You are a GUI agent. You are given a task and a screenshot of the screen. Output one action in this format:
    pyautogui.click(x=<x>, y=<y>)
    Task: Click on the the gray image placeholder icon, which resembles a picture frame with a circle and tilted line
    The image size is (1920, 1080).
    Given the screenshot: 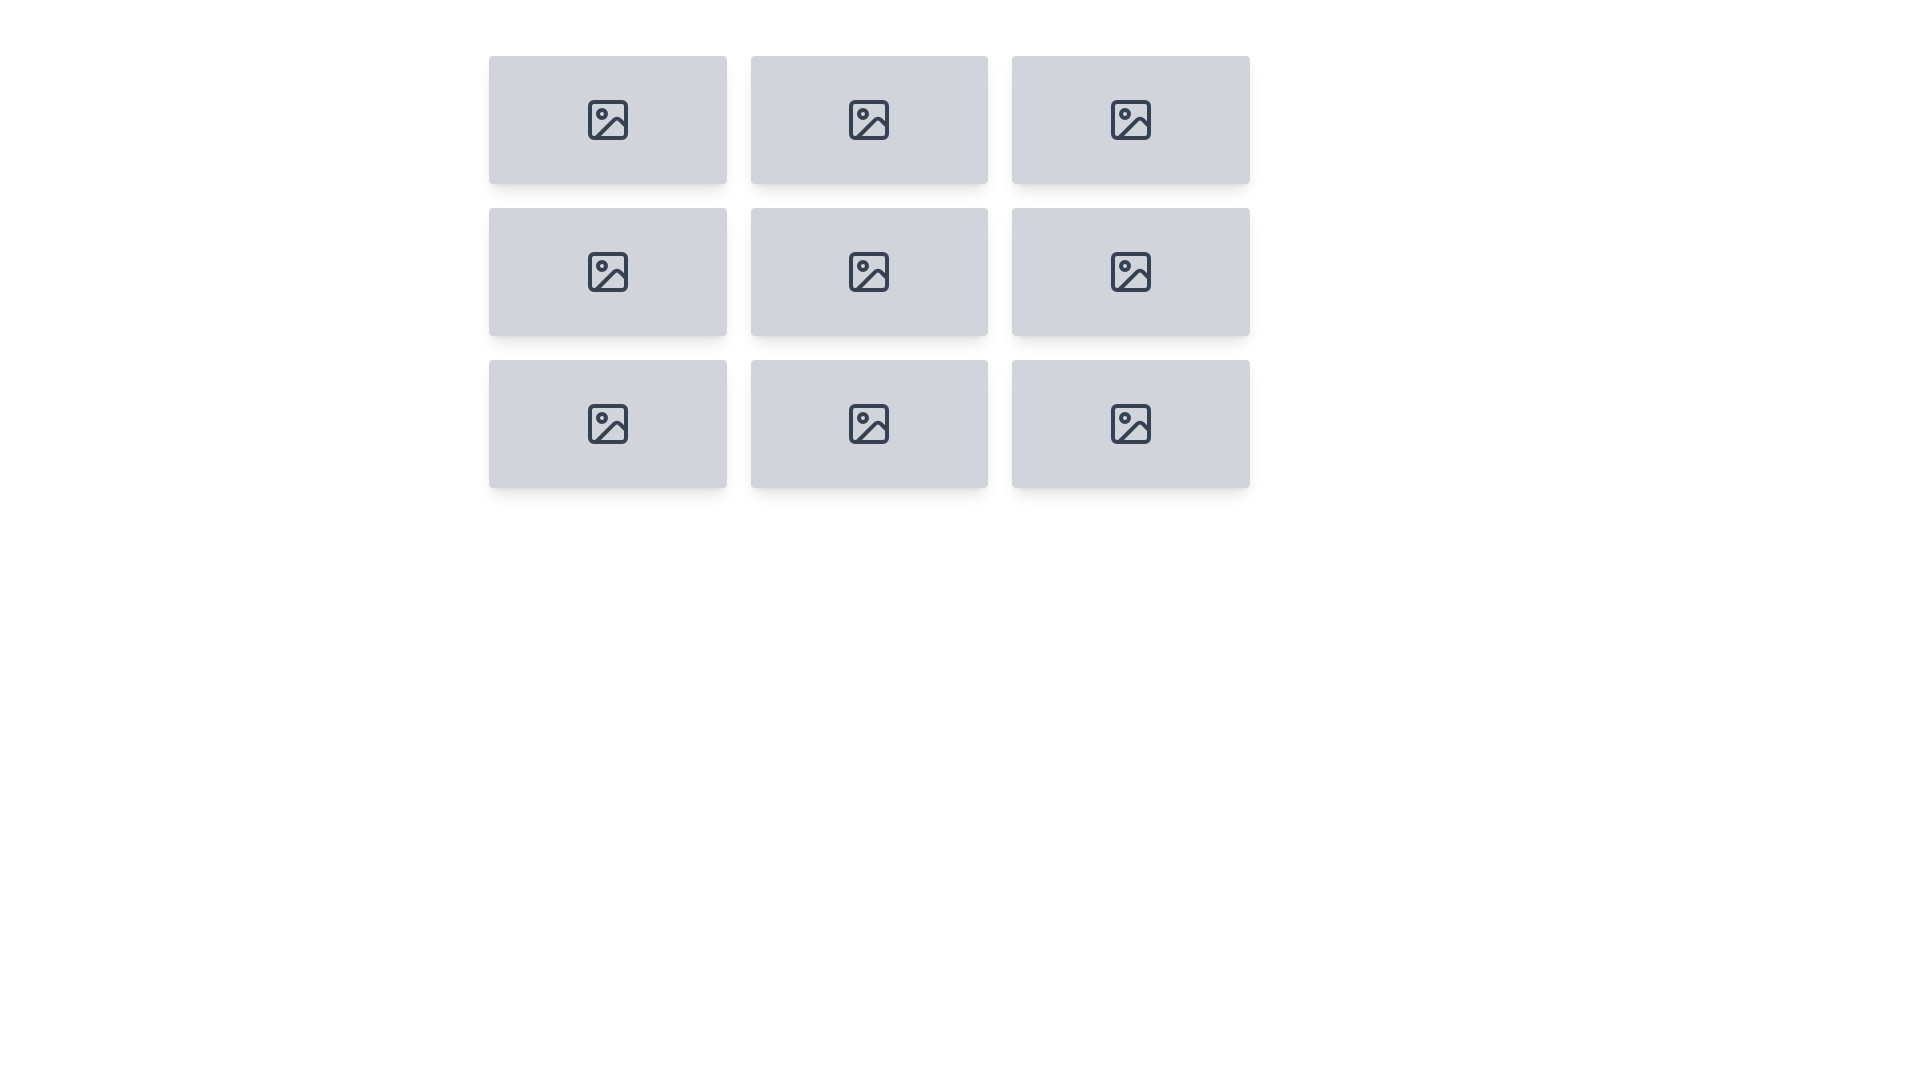 What is the action you would take?
    pyautogui.click(x=606, y=423)
    